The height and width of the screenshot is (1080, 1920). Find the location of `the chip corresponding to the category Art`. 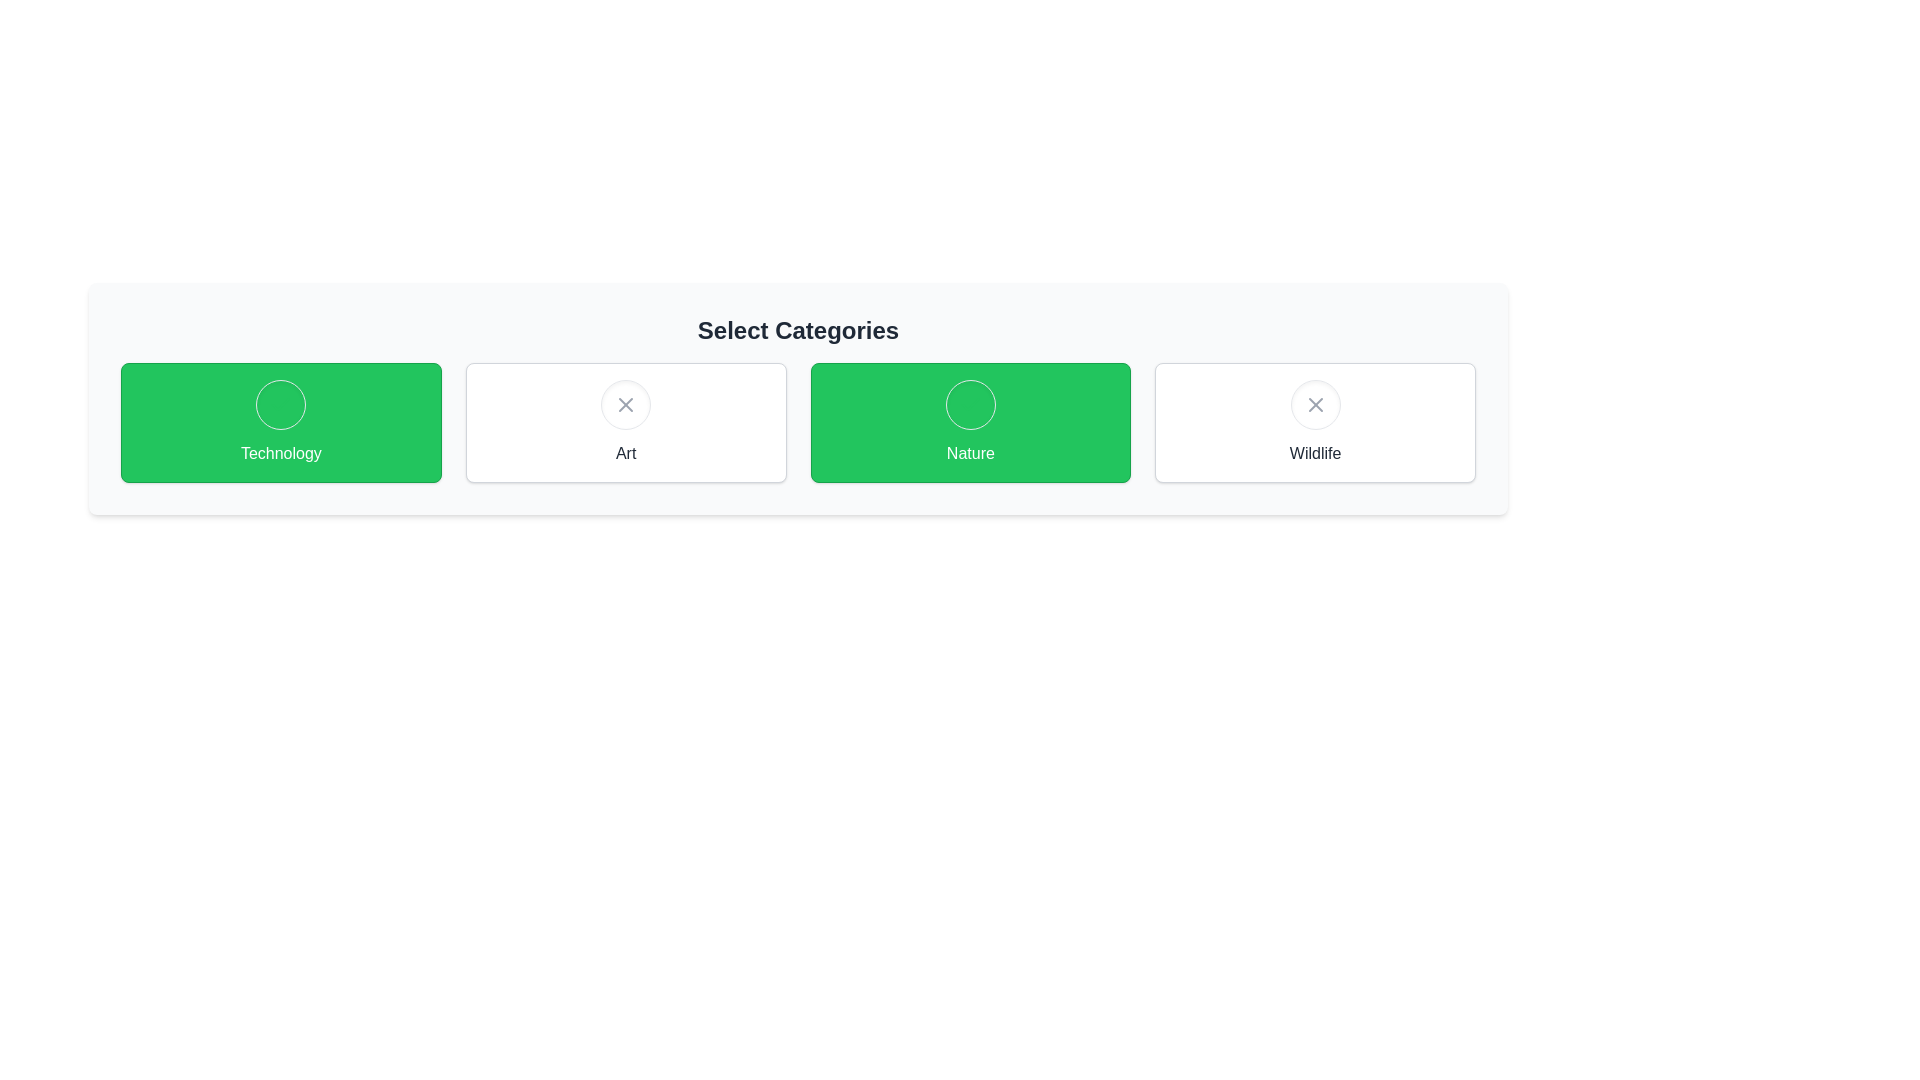

the chip corresponding to the category Art is located at coordinates (625, 422).